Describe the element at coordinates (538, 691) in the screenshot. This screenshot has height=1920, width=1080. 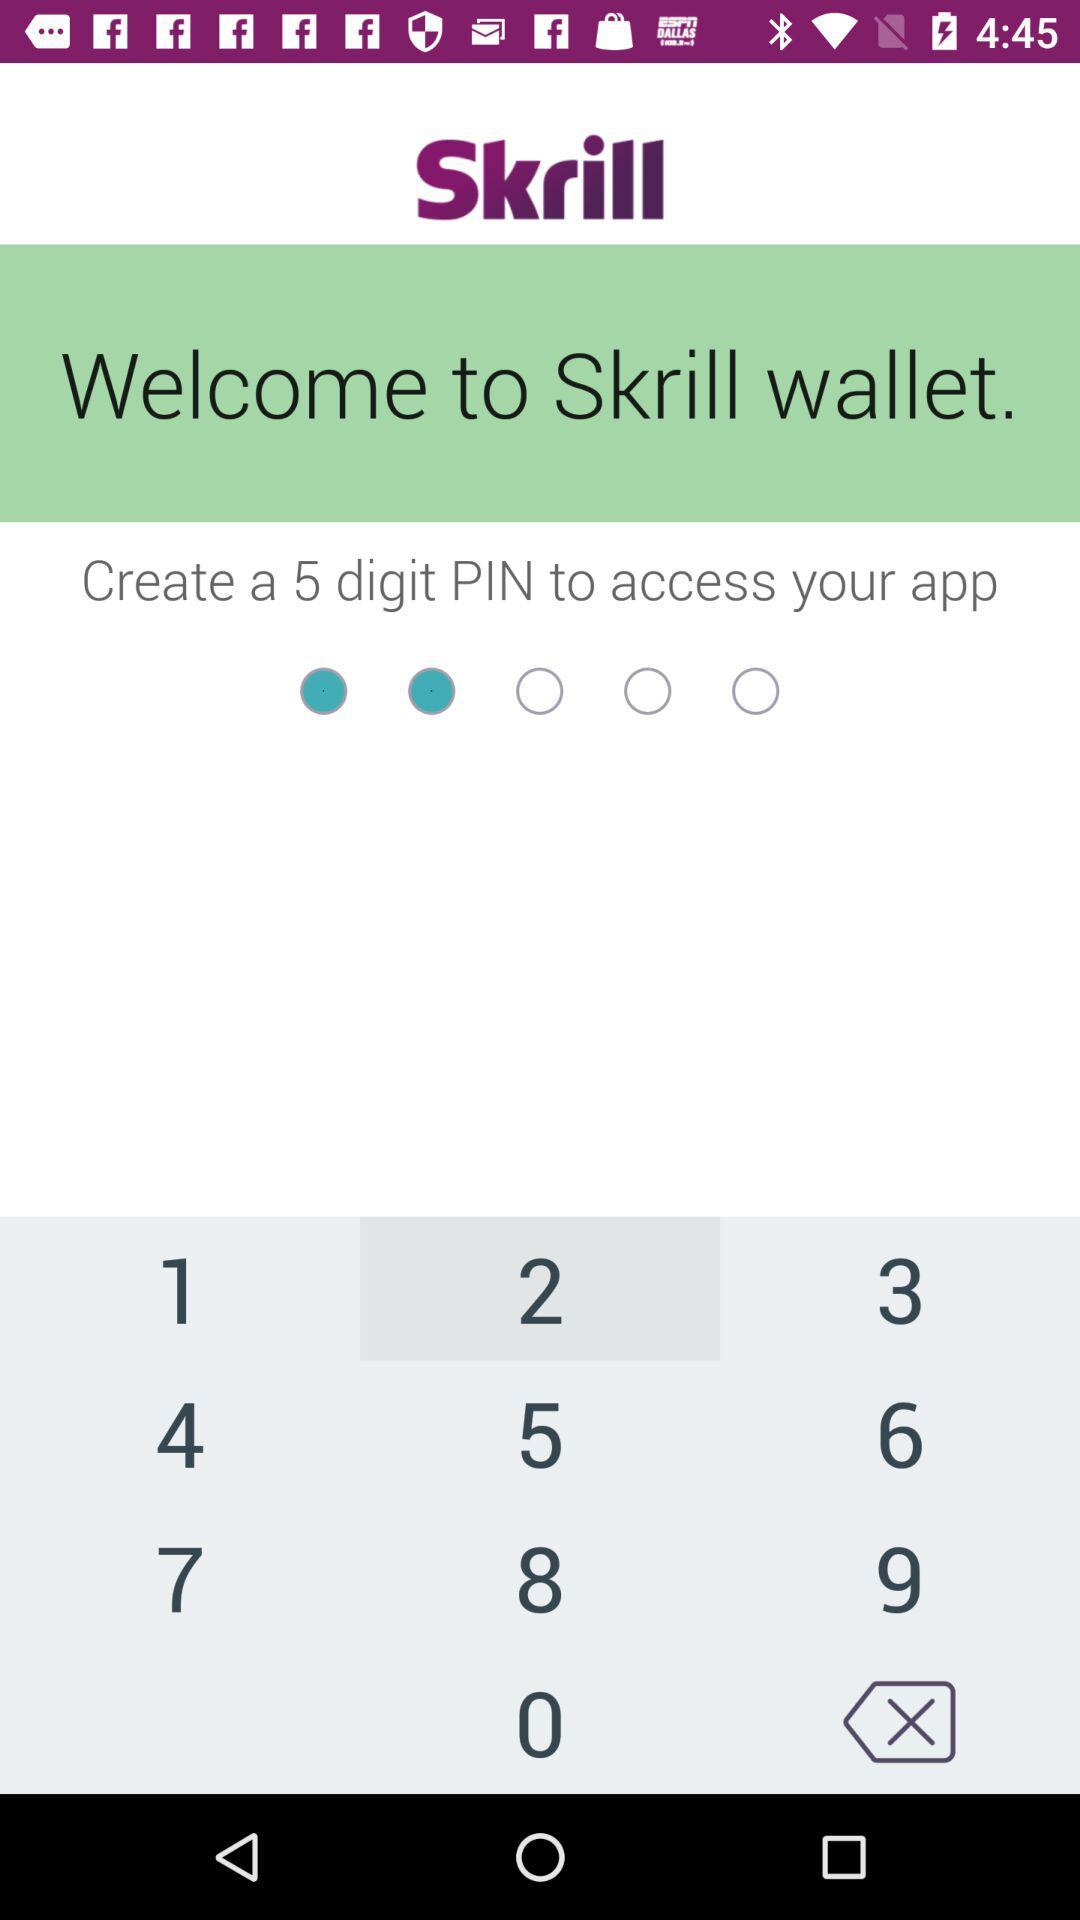
I see `typed pin field` at that location.